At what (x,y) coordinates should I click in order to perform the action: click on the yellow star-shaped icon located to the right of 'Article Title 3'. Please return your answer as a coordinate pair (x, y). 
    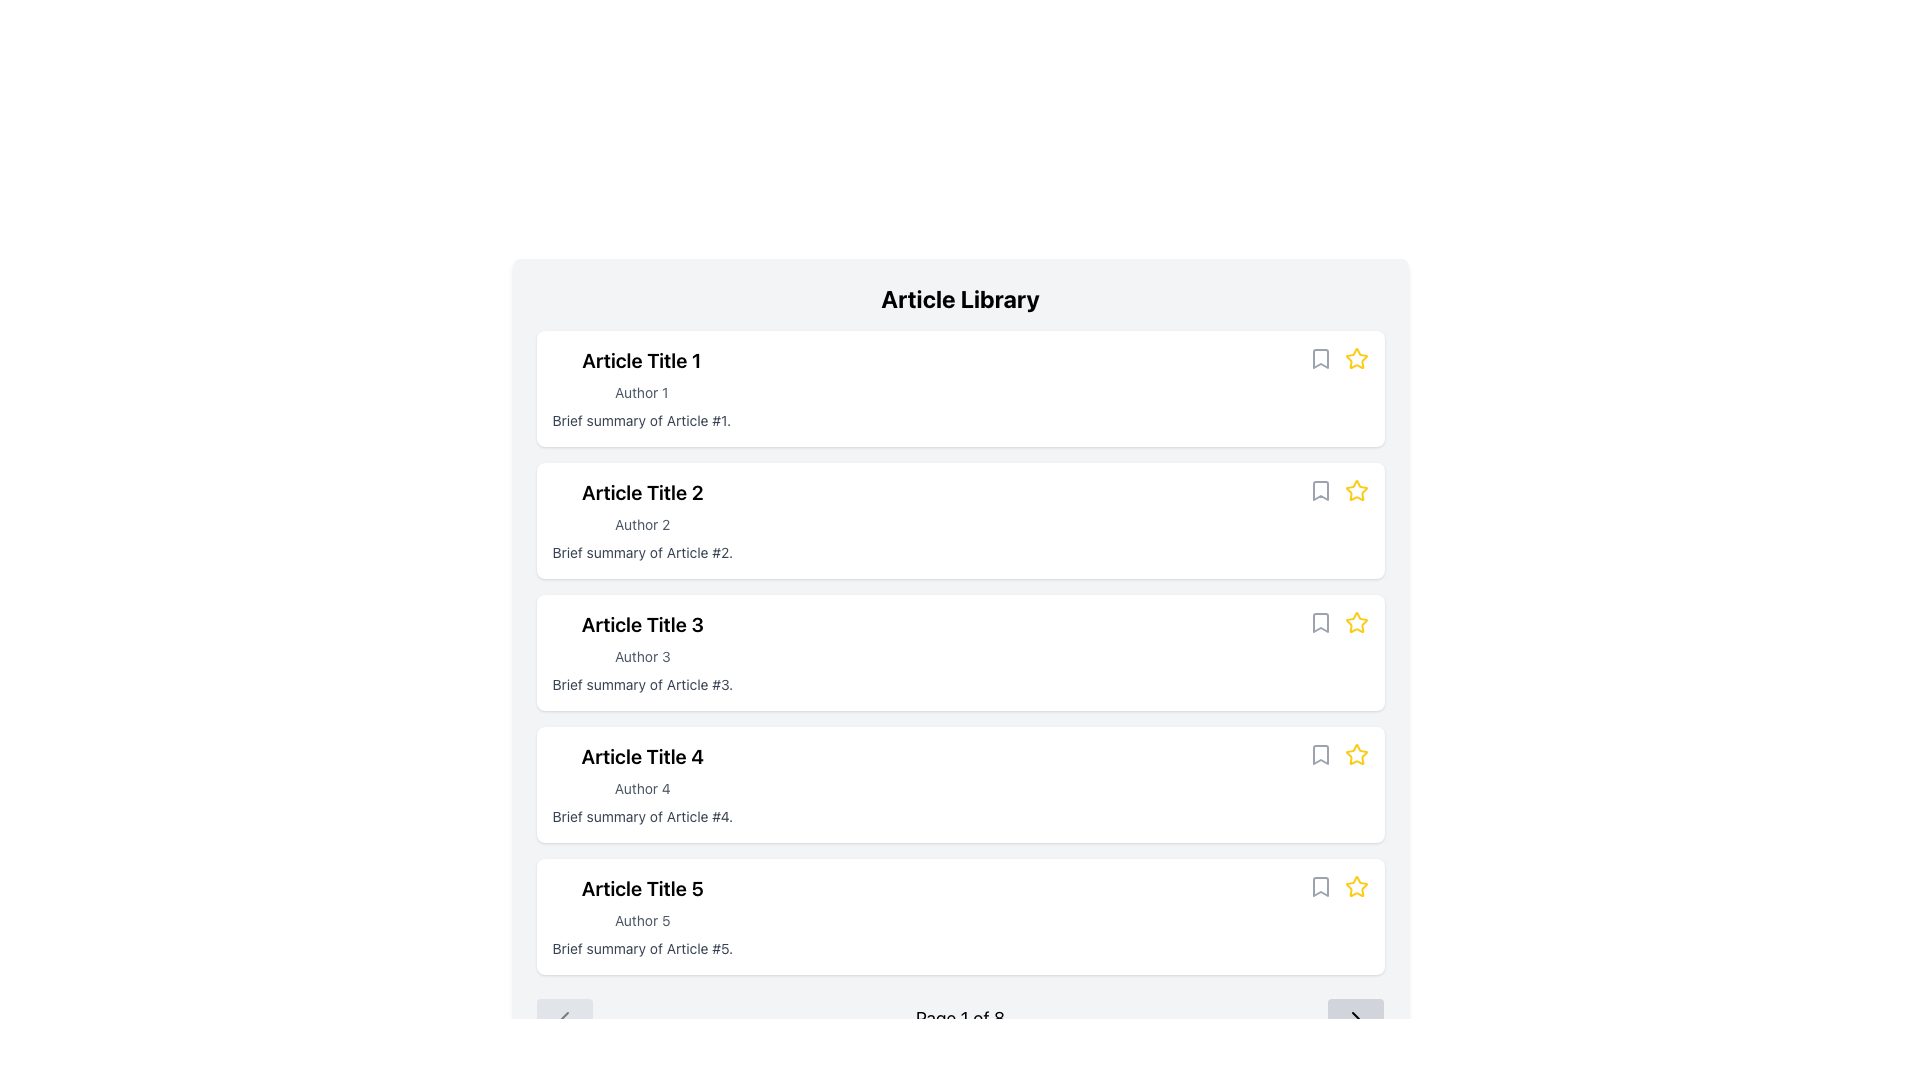
    Looking at the image, I should click on (1356, 620).